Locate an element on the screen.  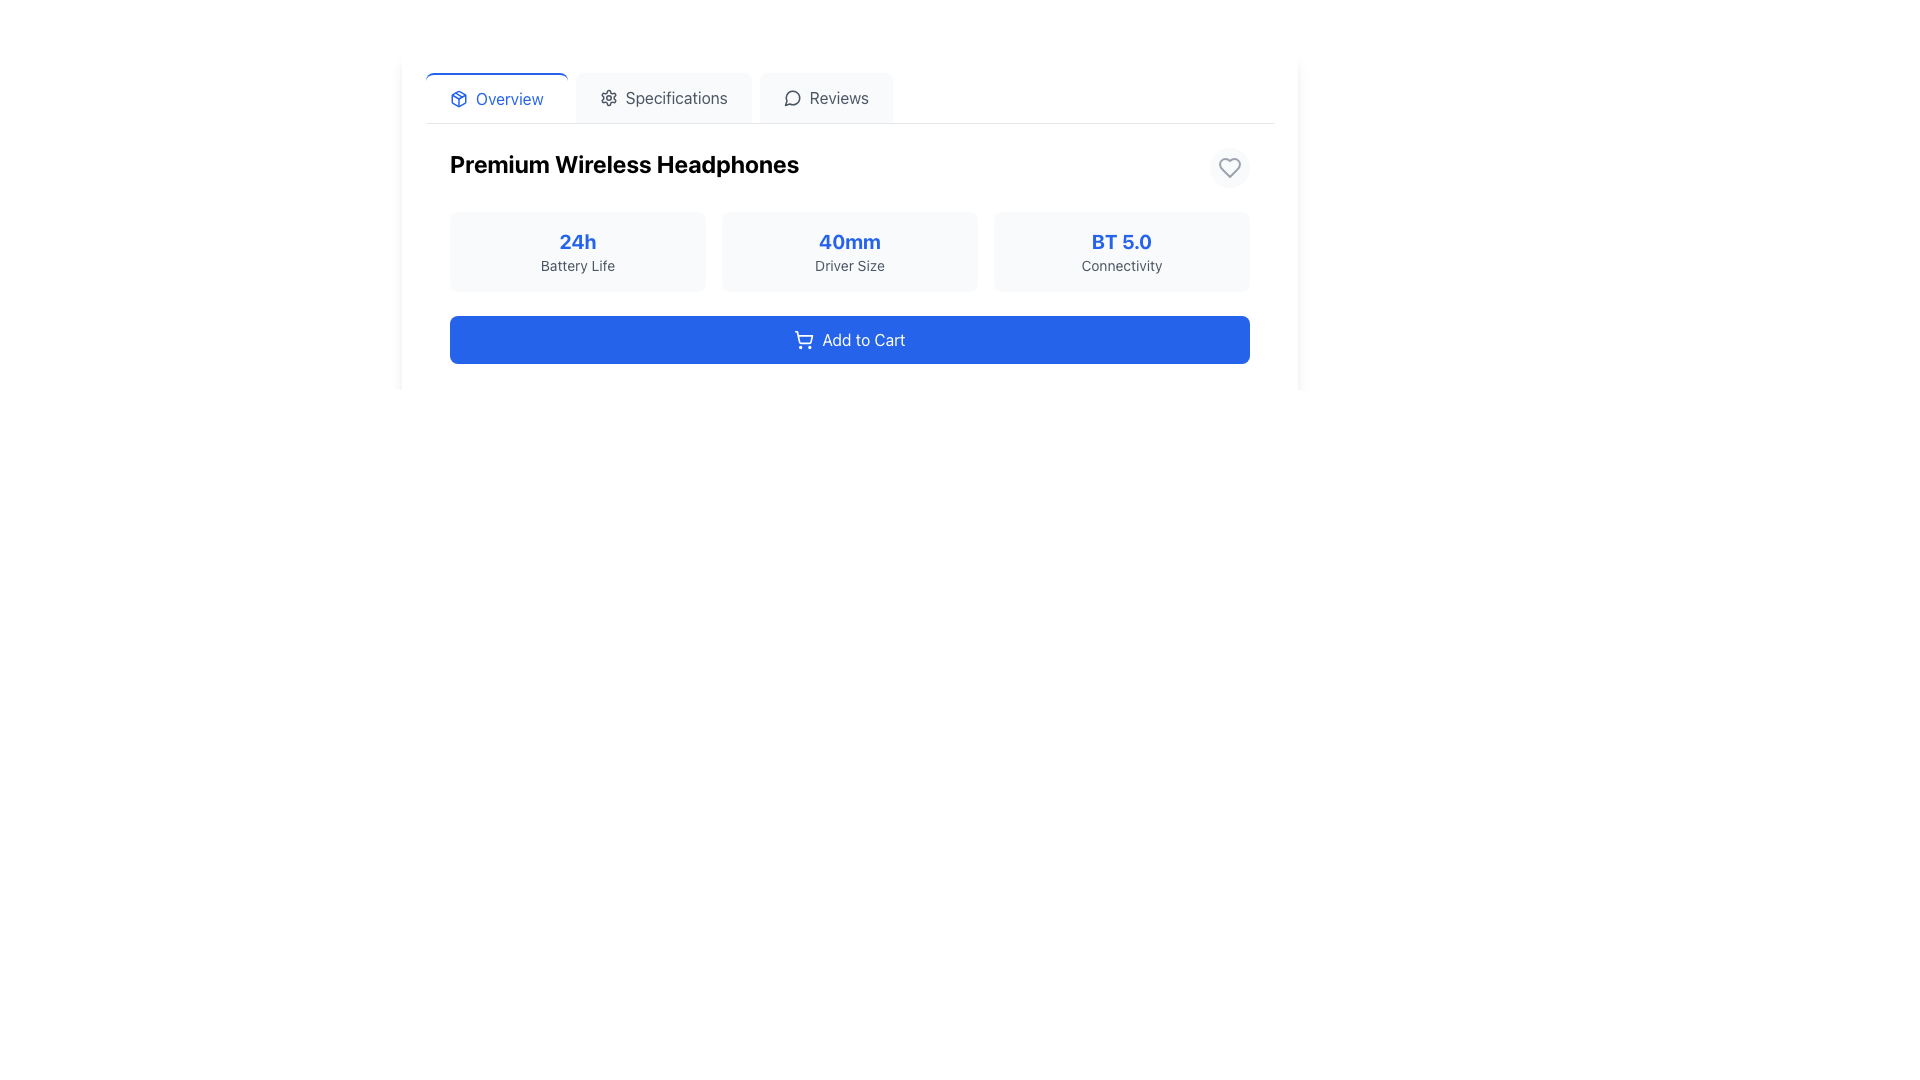
the static text label displaying 'Connectivity', which is styled in a small gray font and located below the 'BT 5.0' text within a light gray background box is located at coordinates (1122, 265).